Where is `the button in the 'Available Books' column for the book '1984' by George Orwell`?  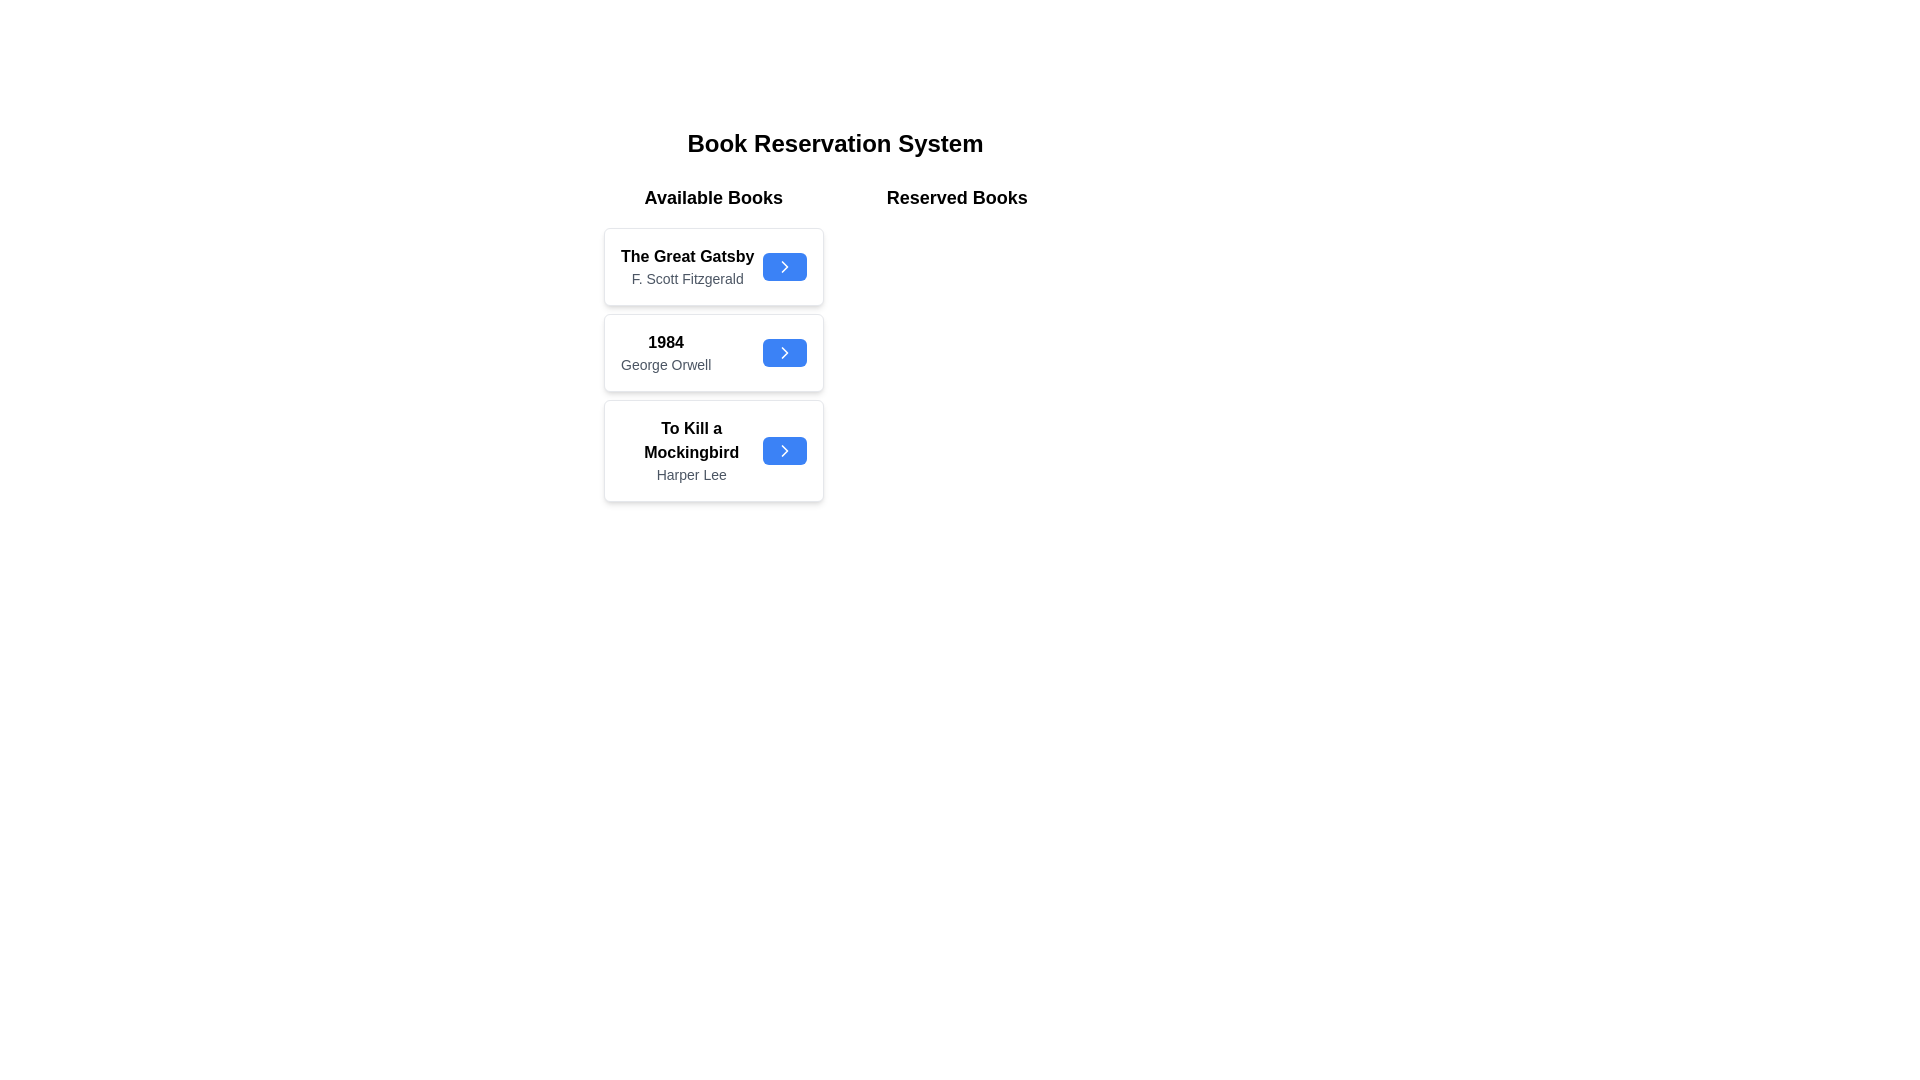 the button in the 'Available Books' column for the book '1984' by George Orwell is located at coordinates (783, 352).